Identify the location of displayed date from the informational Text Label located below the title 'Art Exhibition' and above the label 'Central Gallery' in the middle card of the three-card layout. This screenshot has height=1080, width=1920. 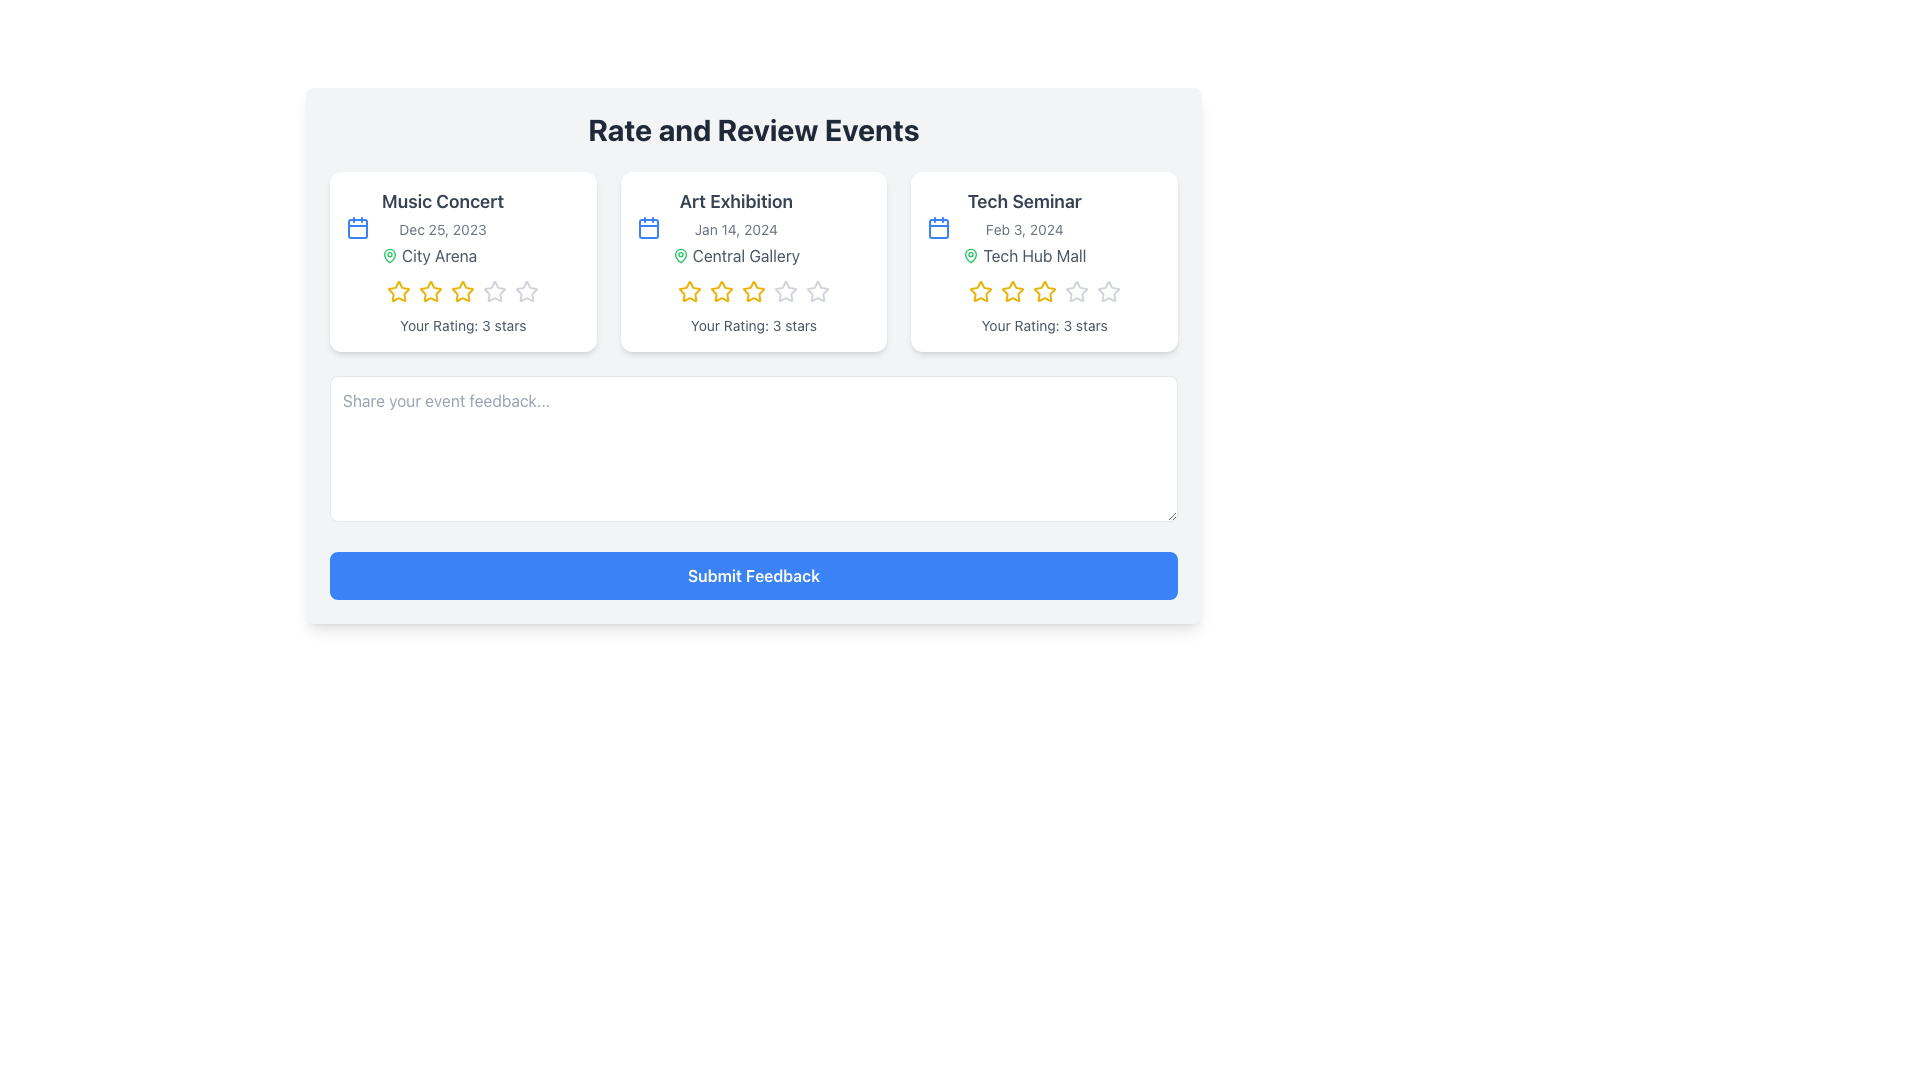
(735, 229).